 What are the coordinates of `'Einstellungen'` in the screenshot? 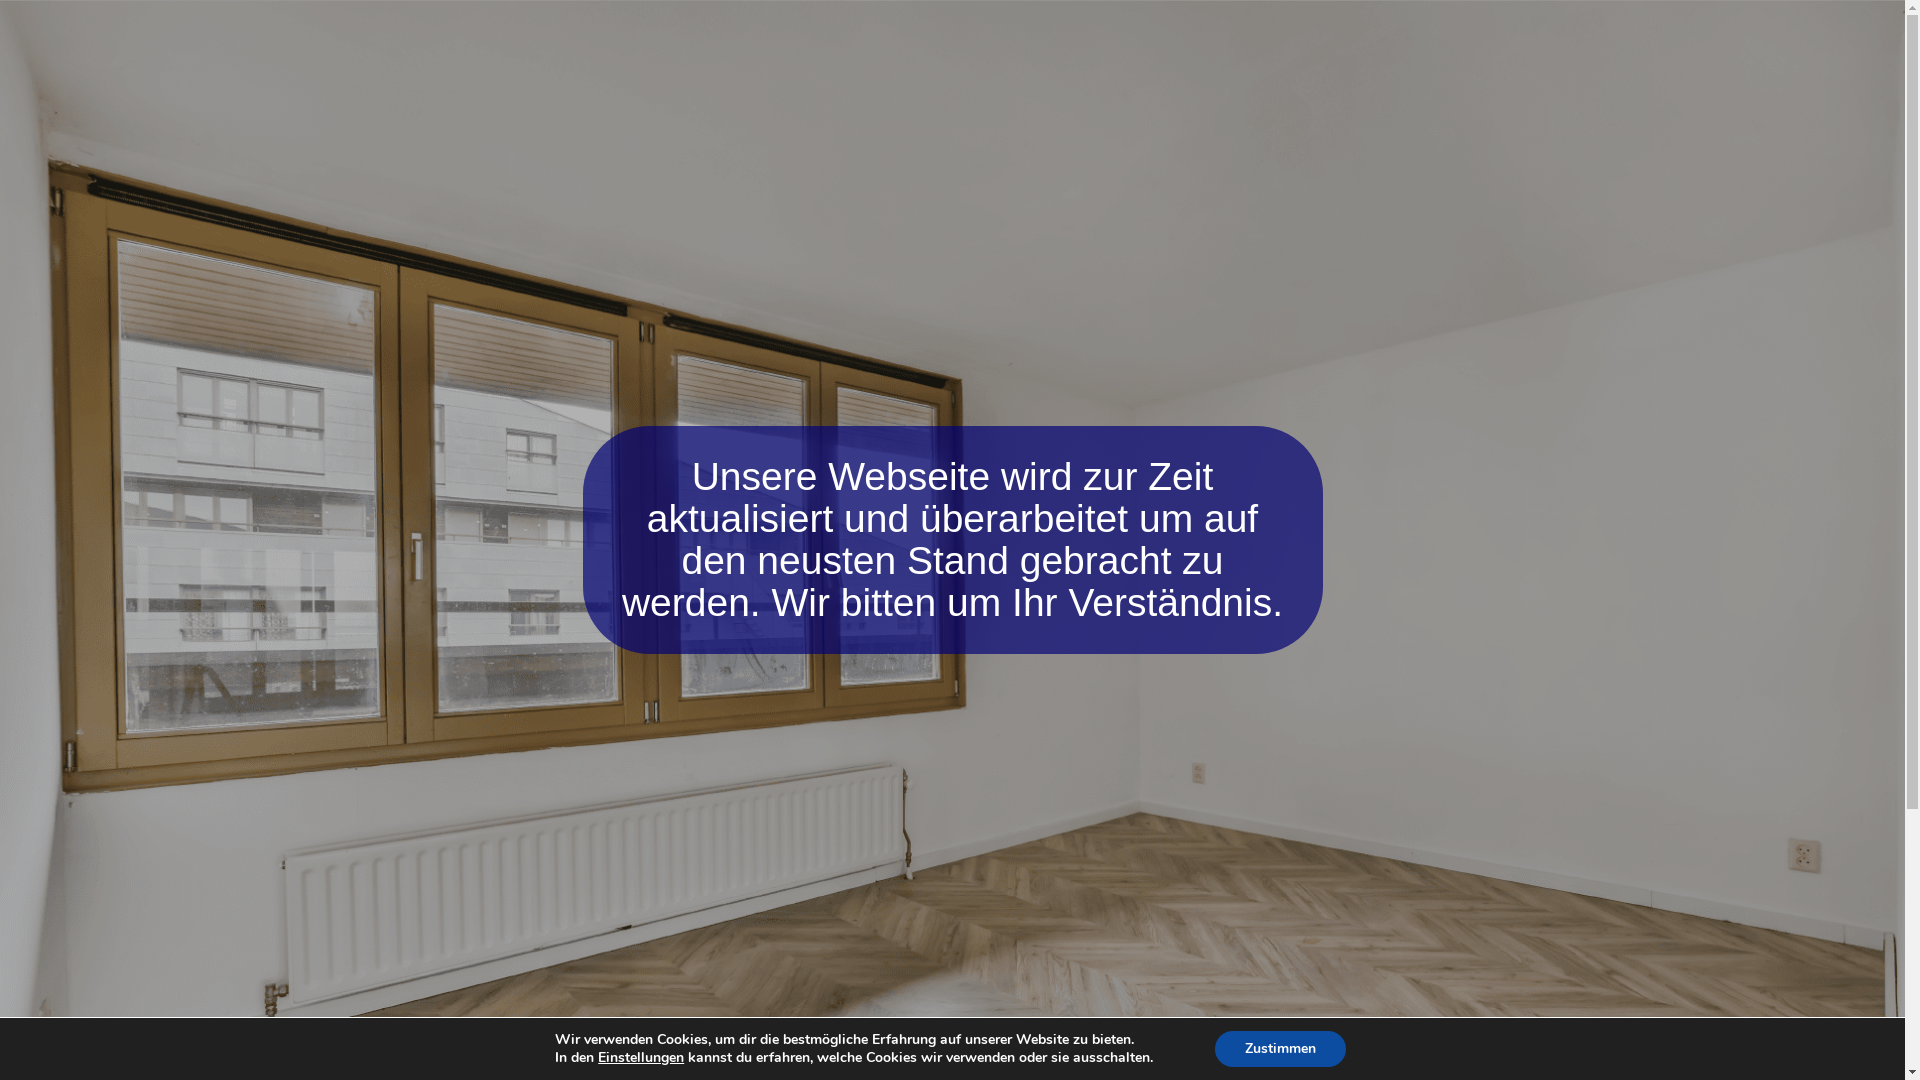 It's located at (641, 1056).